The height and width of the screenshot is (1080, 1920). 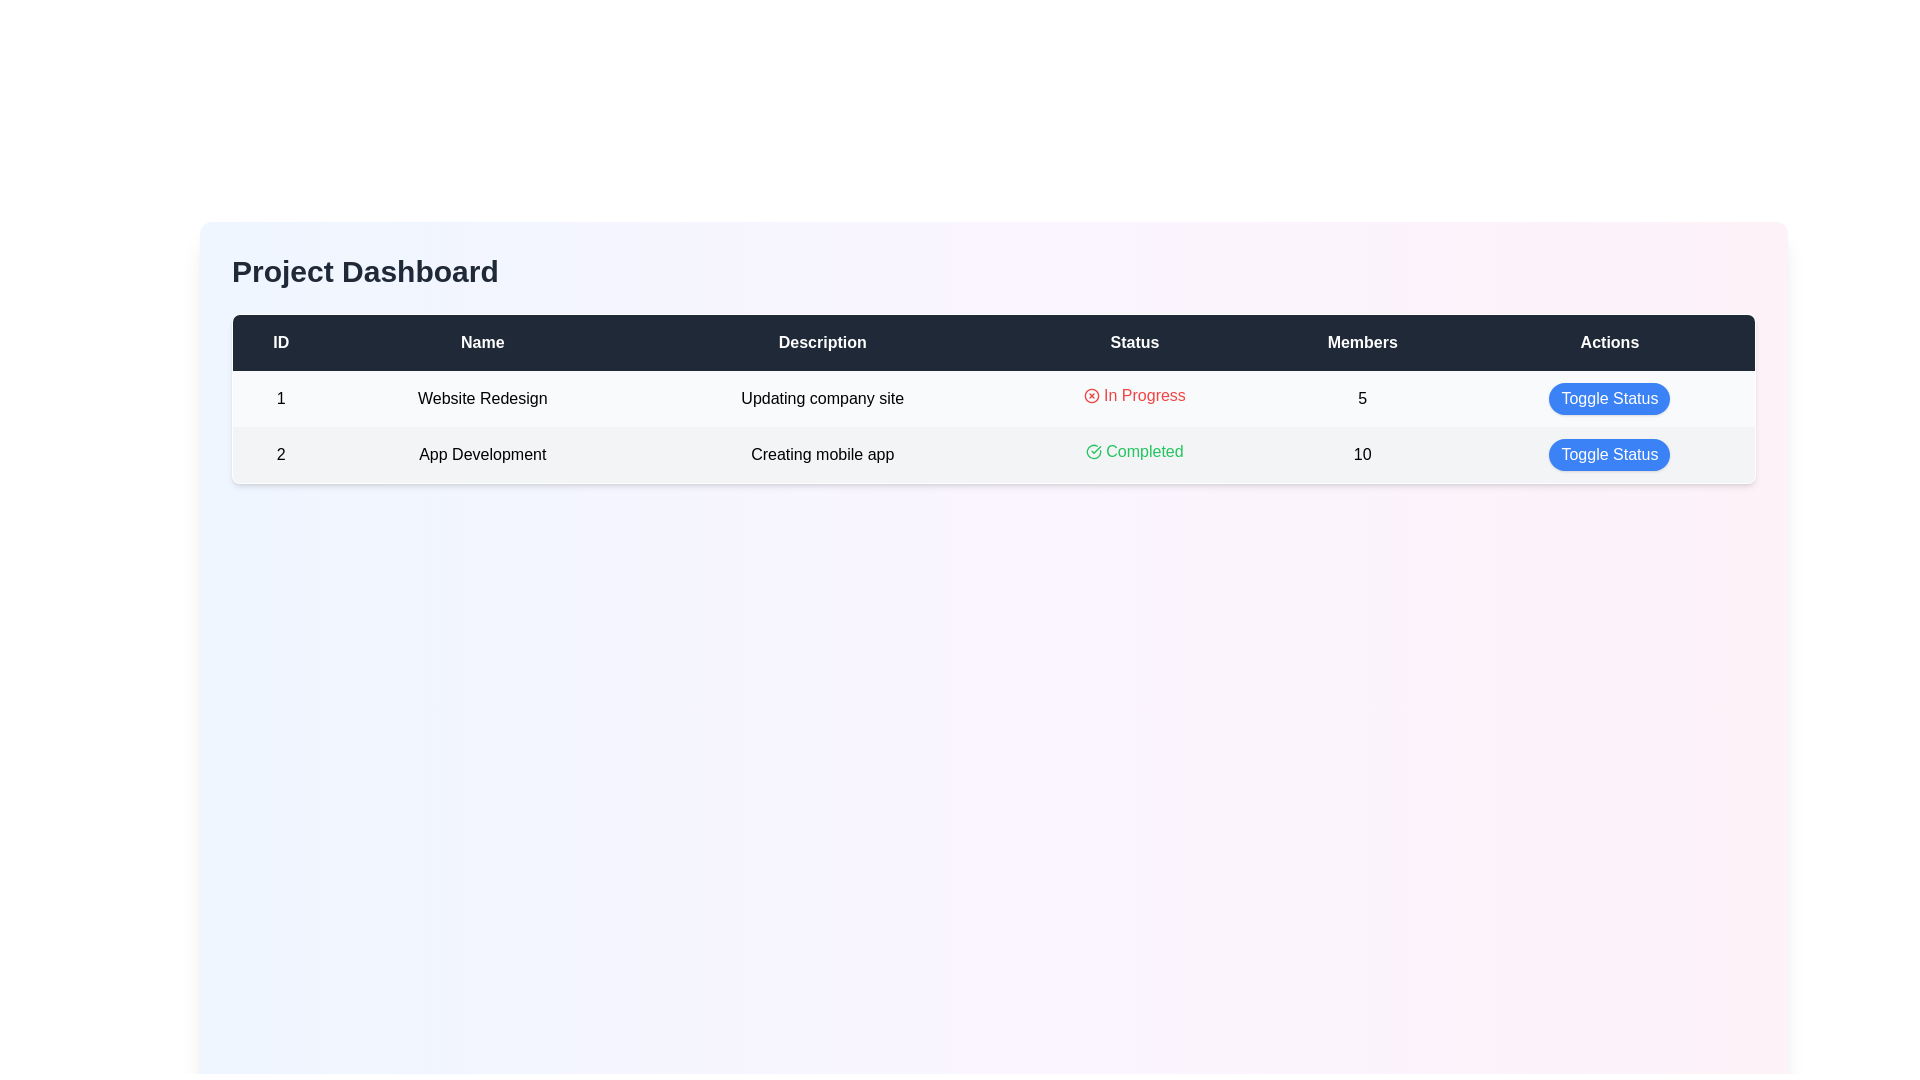 I want to click on the Text Label in the leftmost column of the second row of the data table, which serves as a unique identifier for the item listed, located below the 'ID' header and to the left of the 'App Development' cell, so click(x=279, y=455).